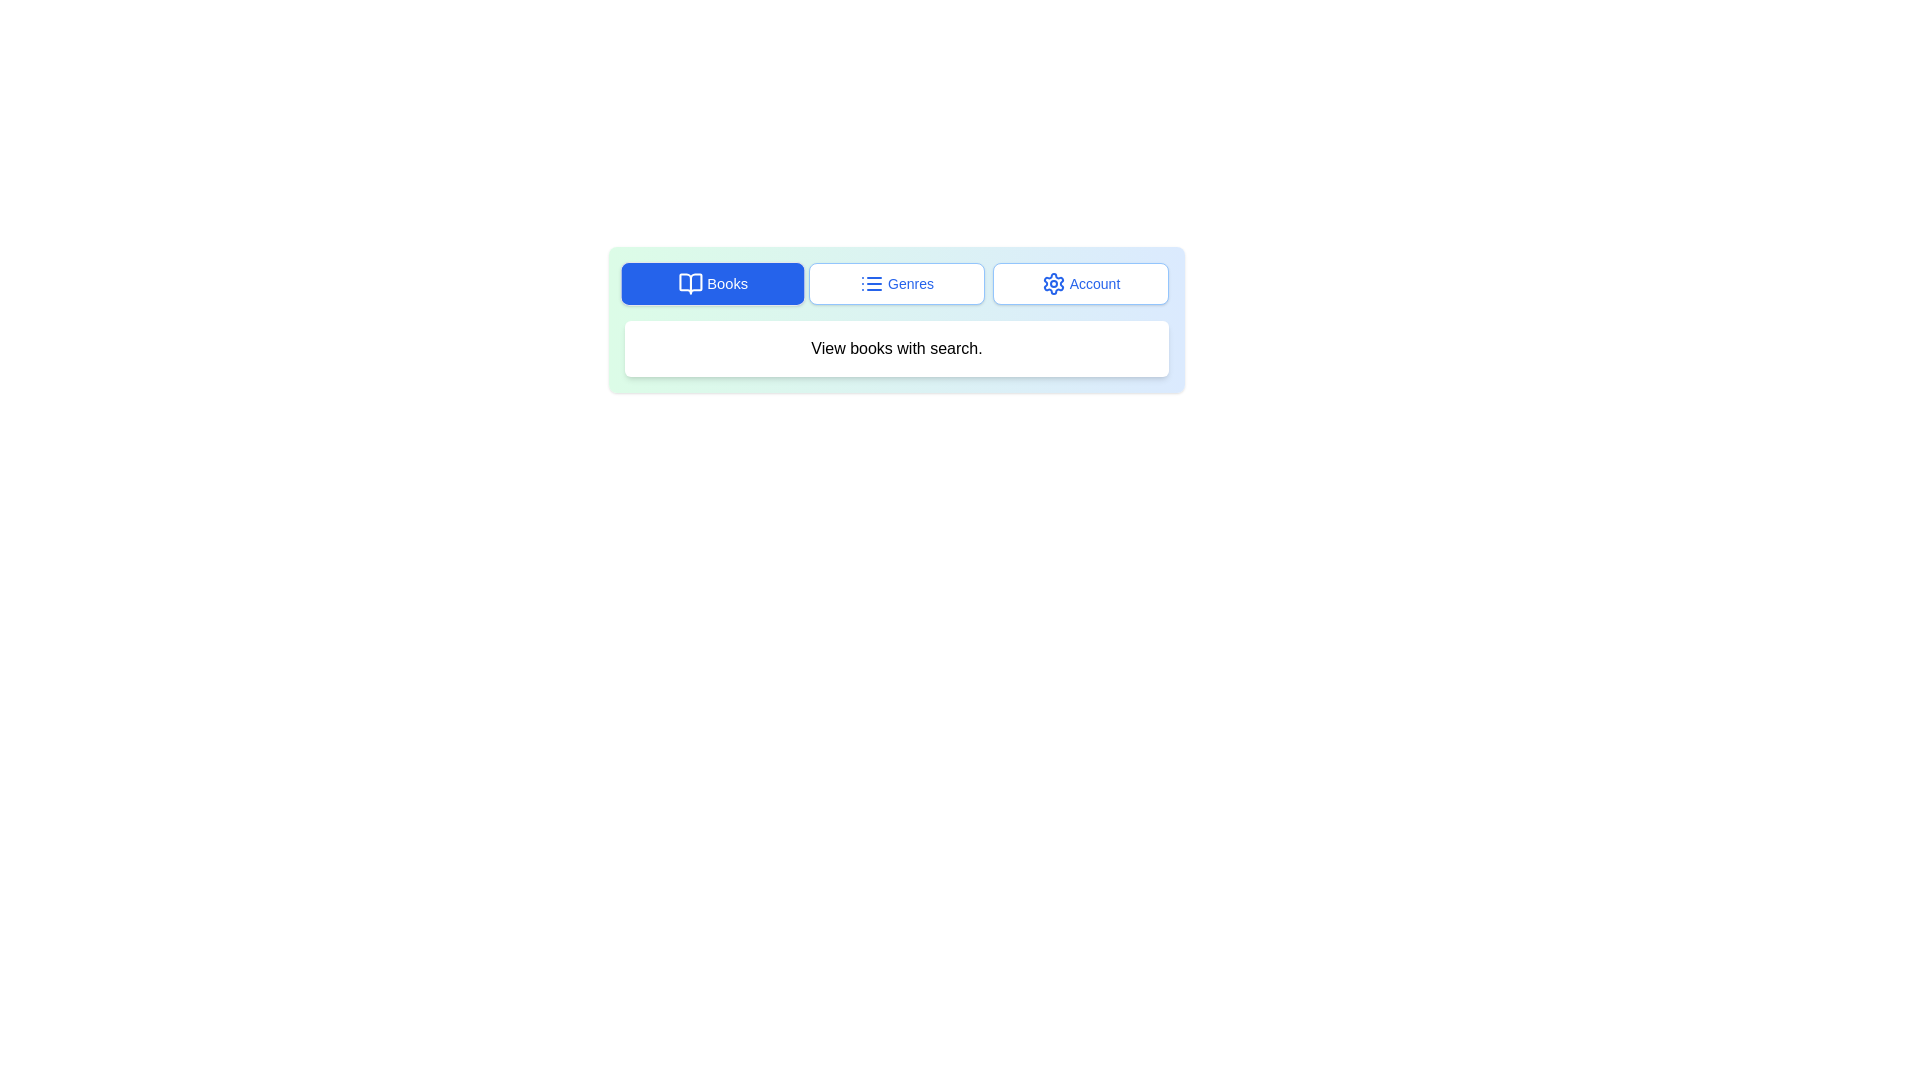 This screenshot has width=1920, height=1080. I want to click on the gear icon located to the left of the 'Account' label in the navigation bar, which indicates account settings or configurations, so click(1052, 284).